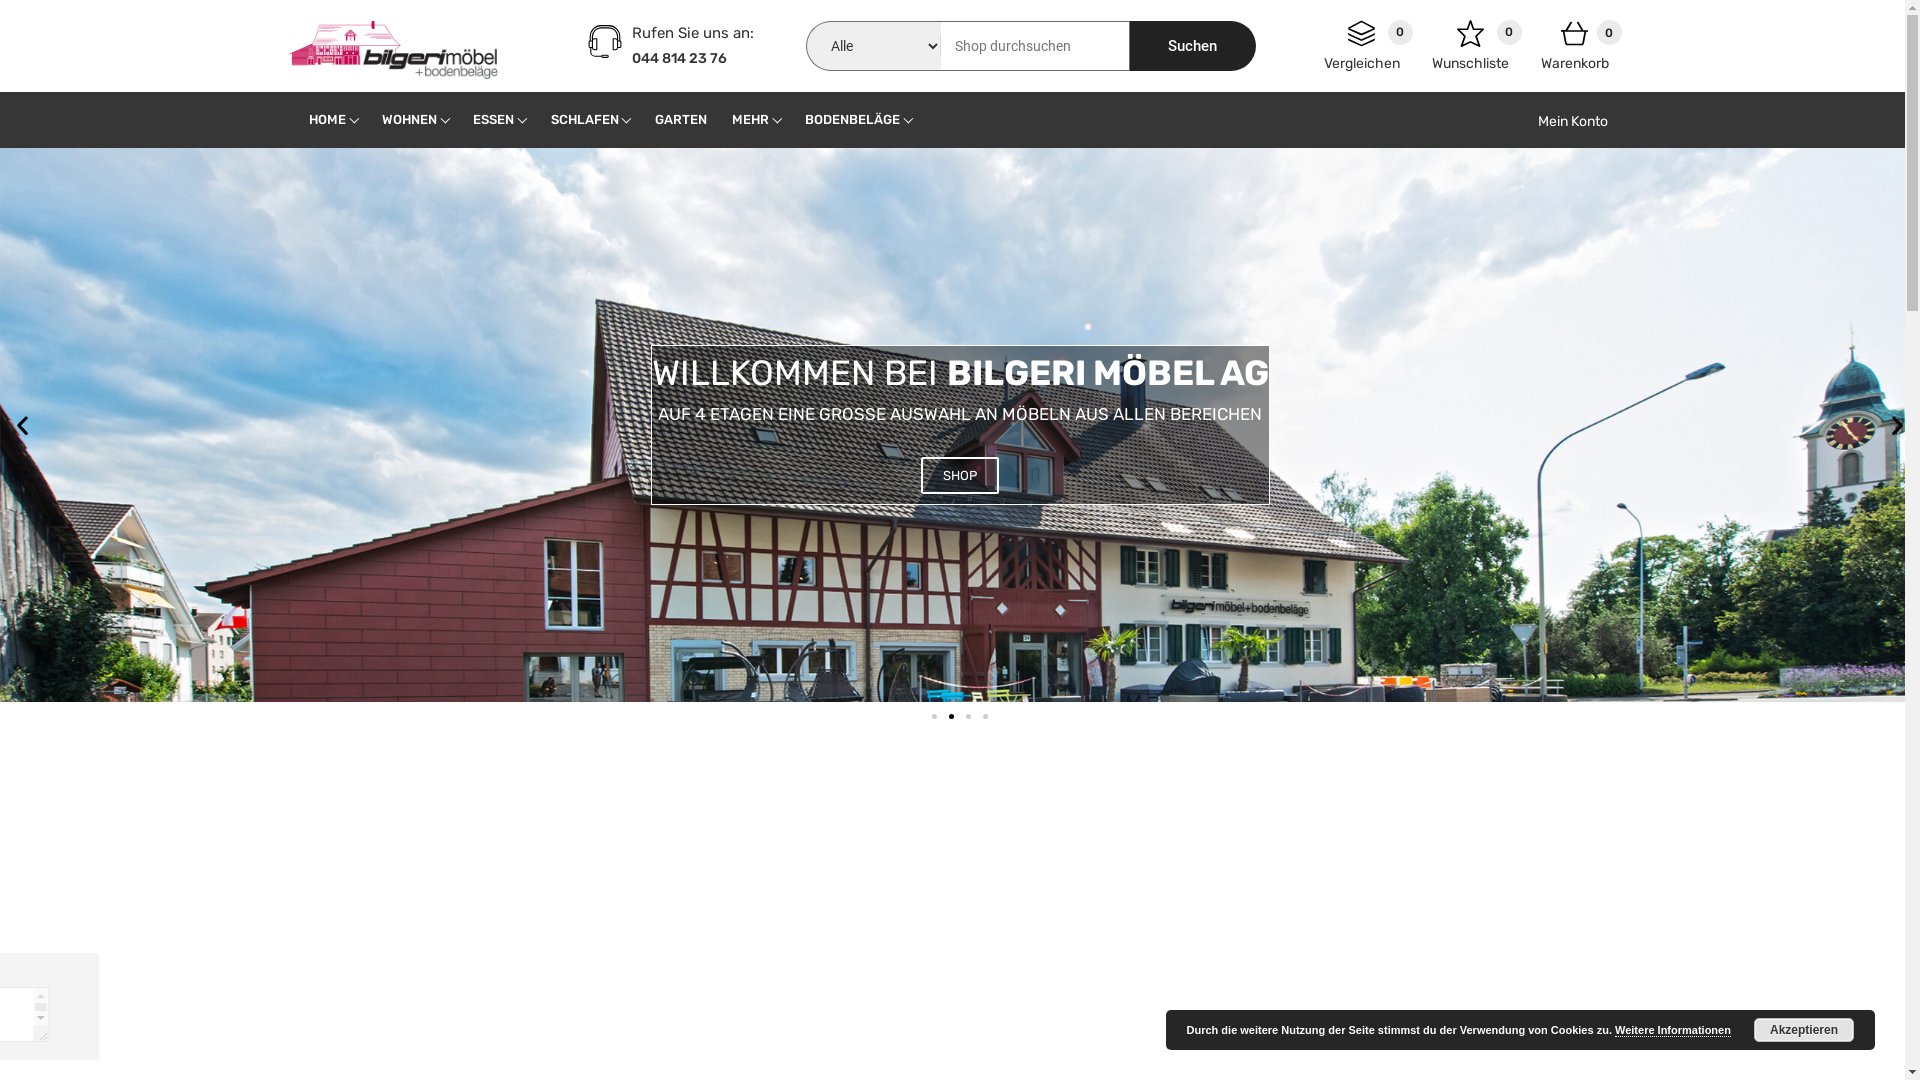  Describe the element at coordinates (1673, 1030) in the screenshot. I see `'Weitere Informationen'` at that location.